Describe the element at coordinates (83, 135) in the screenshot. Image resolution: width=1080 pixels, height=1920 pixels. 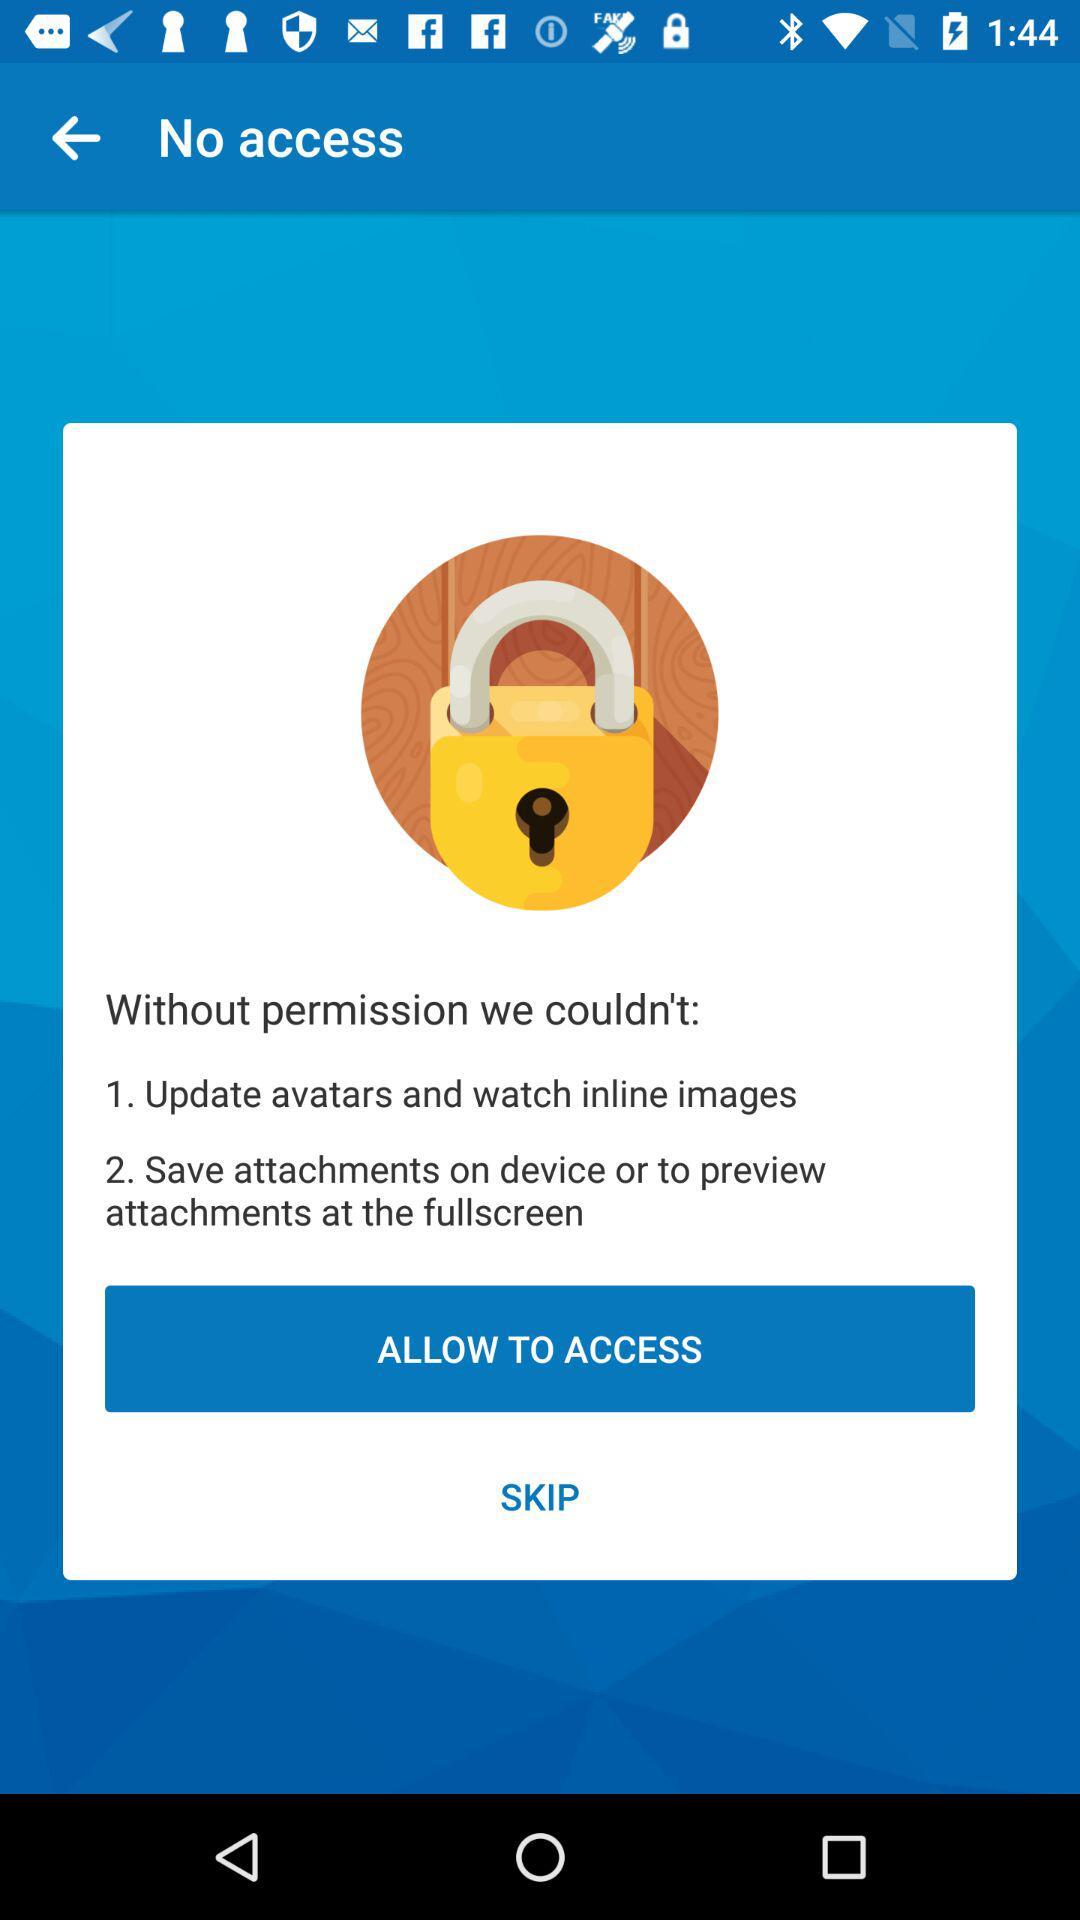
I see `the icon next to no access item` at that location.